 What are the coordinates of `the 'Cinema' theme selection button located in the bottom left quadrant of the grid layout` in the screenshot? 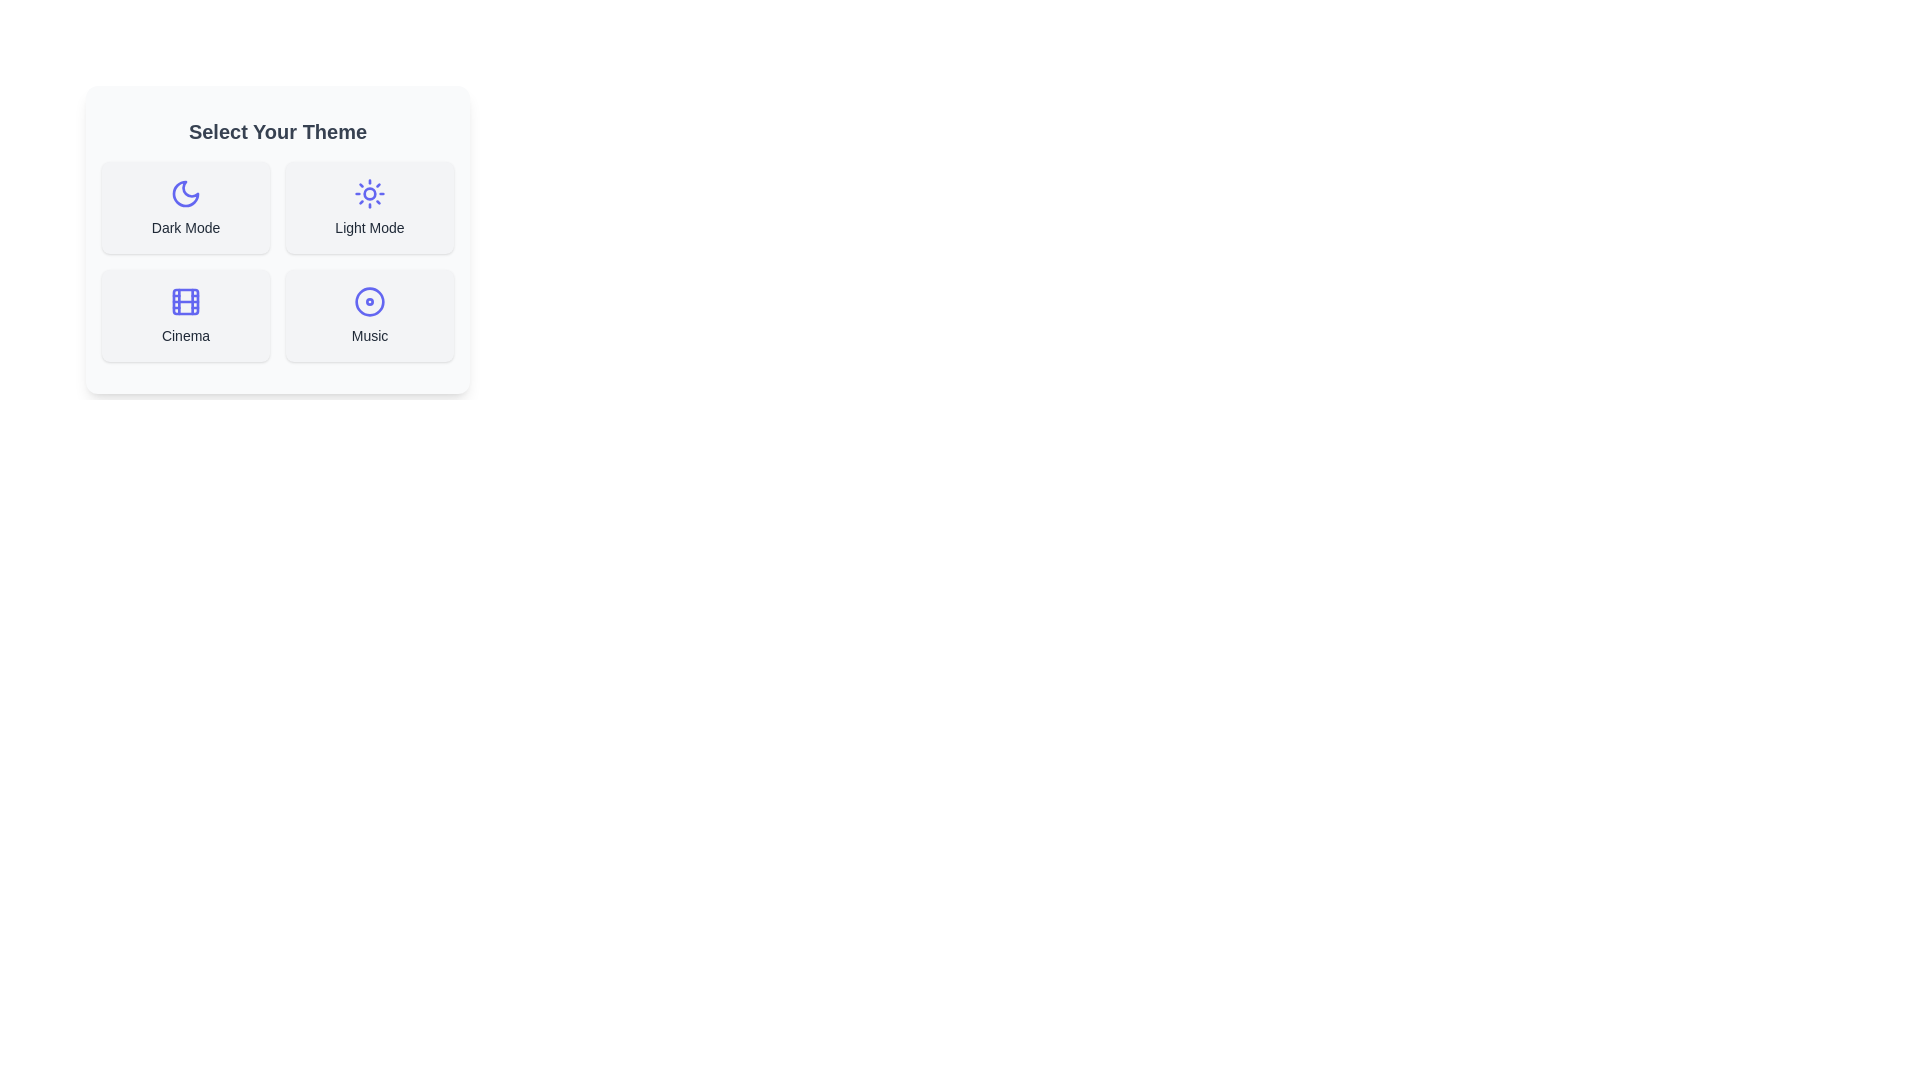 It's located at (186, 315).